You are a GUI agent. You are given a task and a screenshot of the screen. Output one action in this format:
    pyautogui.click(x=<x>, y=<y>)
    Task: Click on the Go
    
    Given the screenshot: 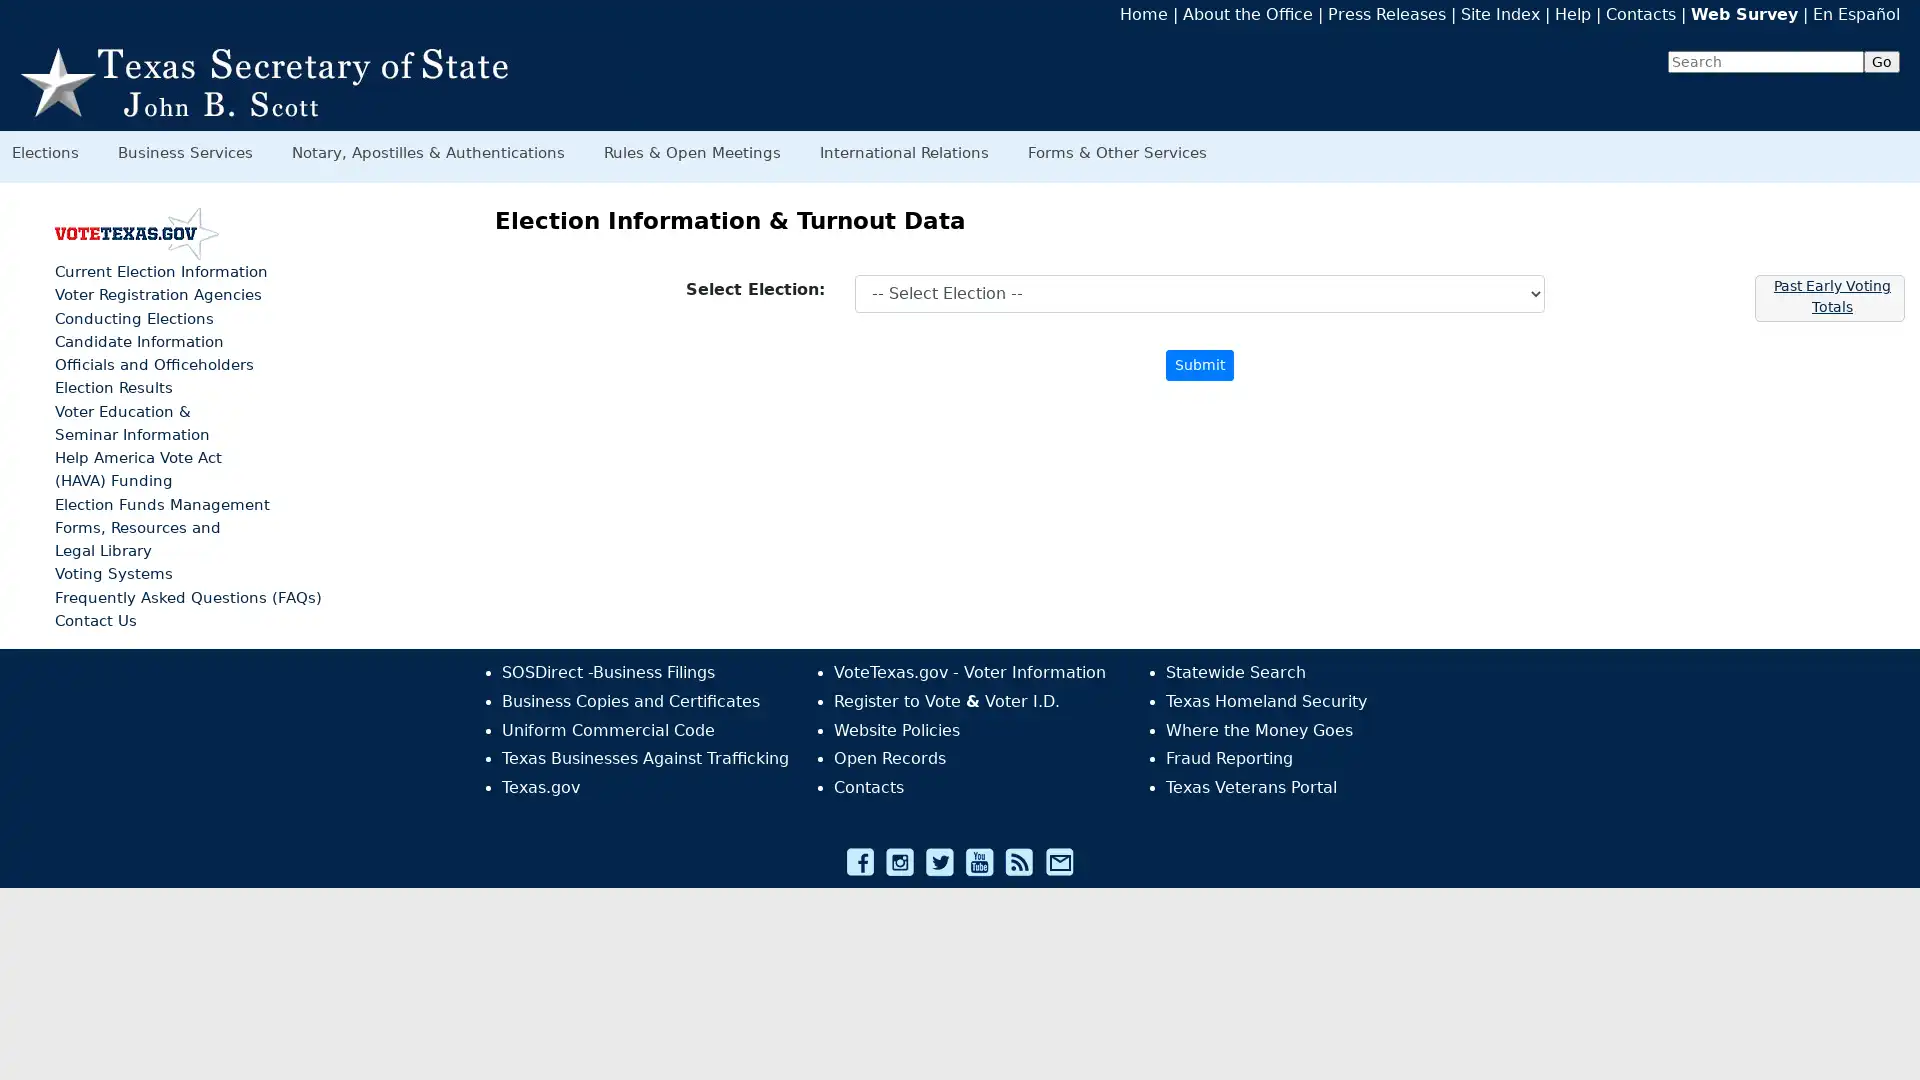 What is the action you would take?
    pyautogui.click(x=1880, y=60)
    